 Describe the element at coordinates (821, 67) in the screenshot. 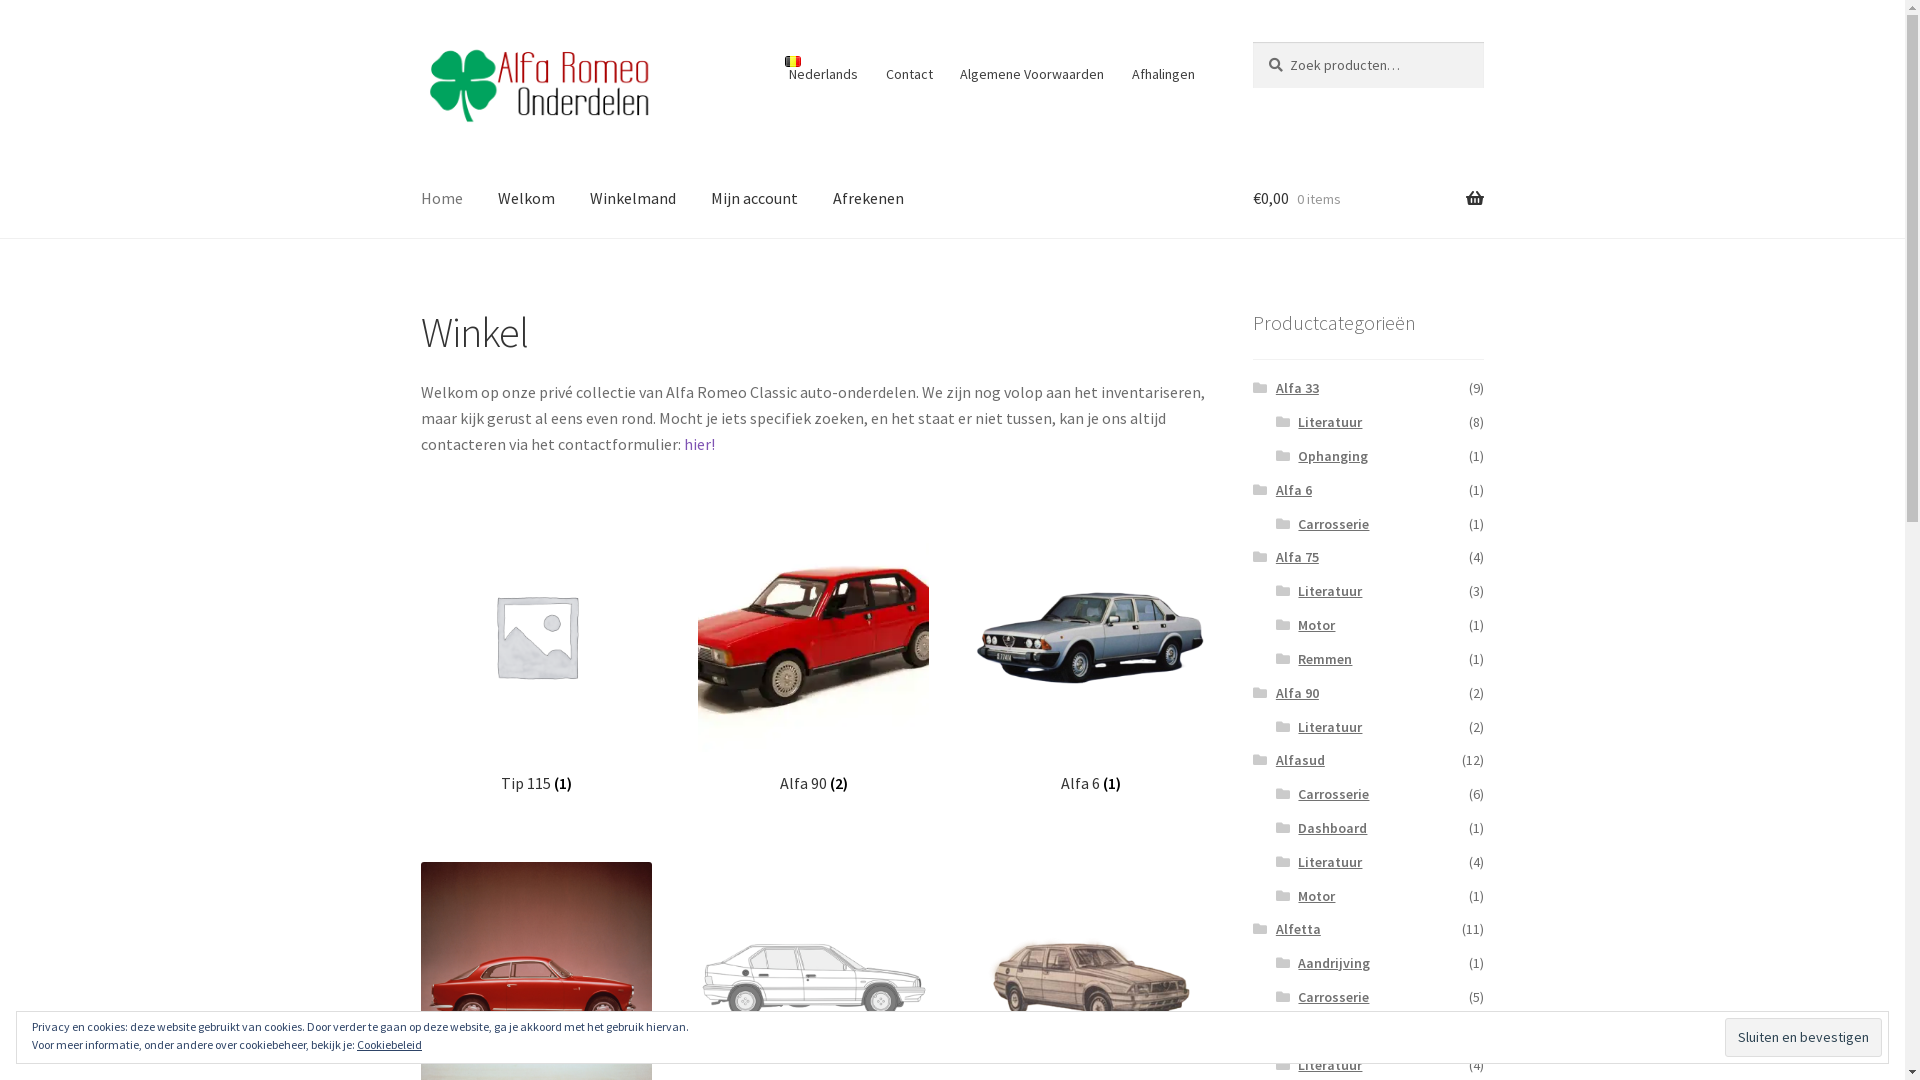

I see `'Nederlands'` at that location.